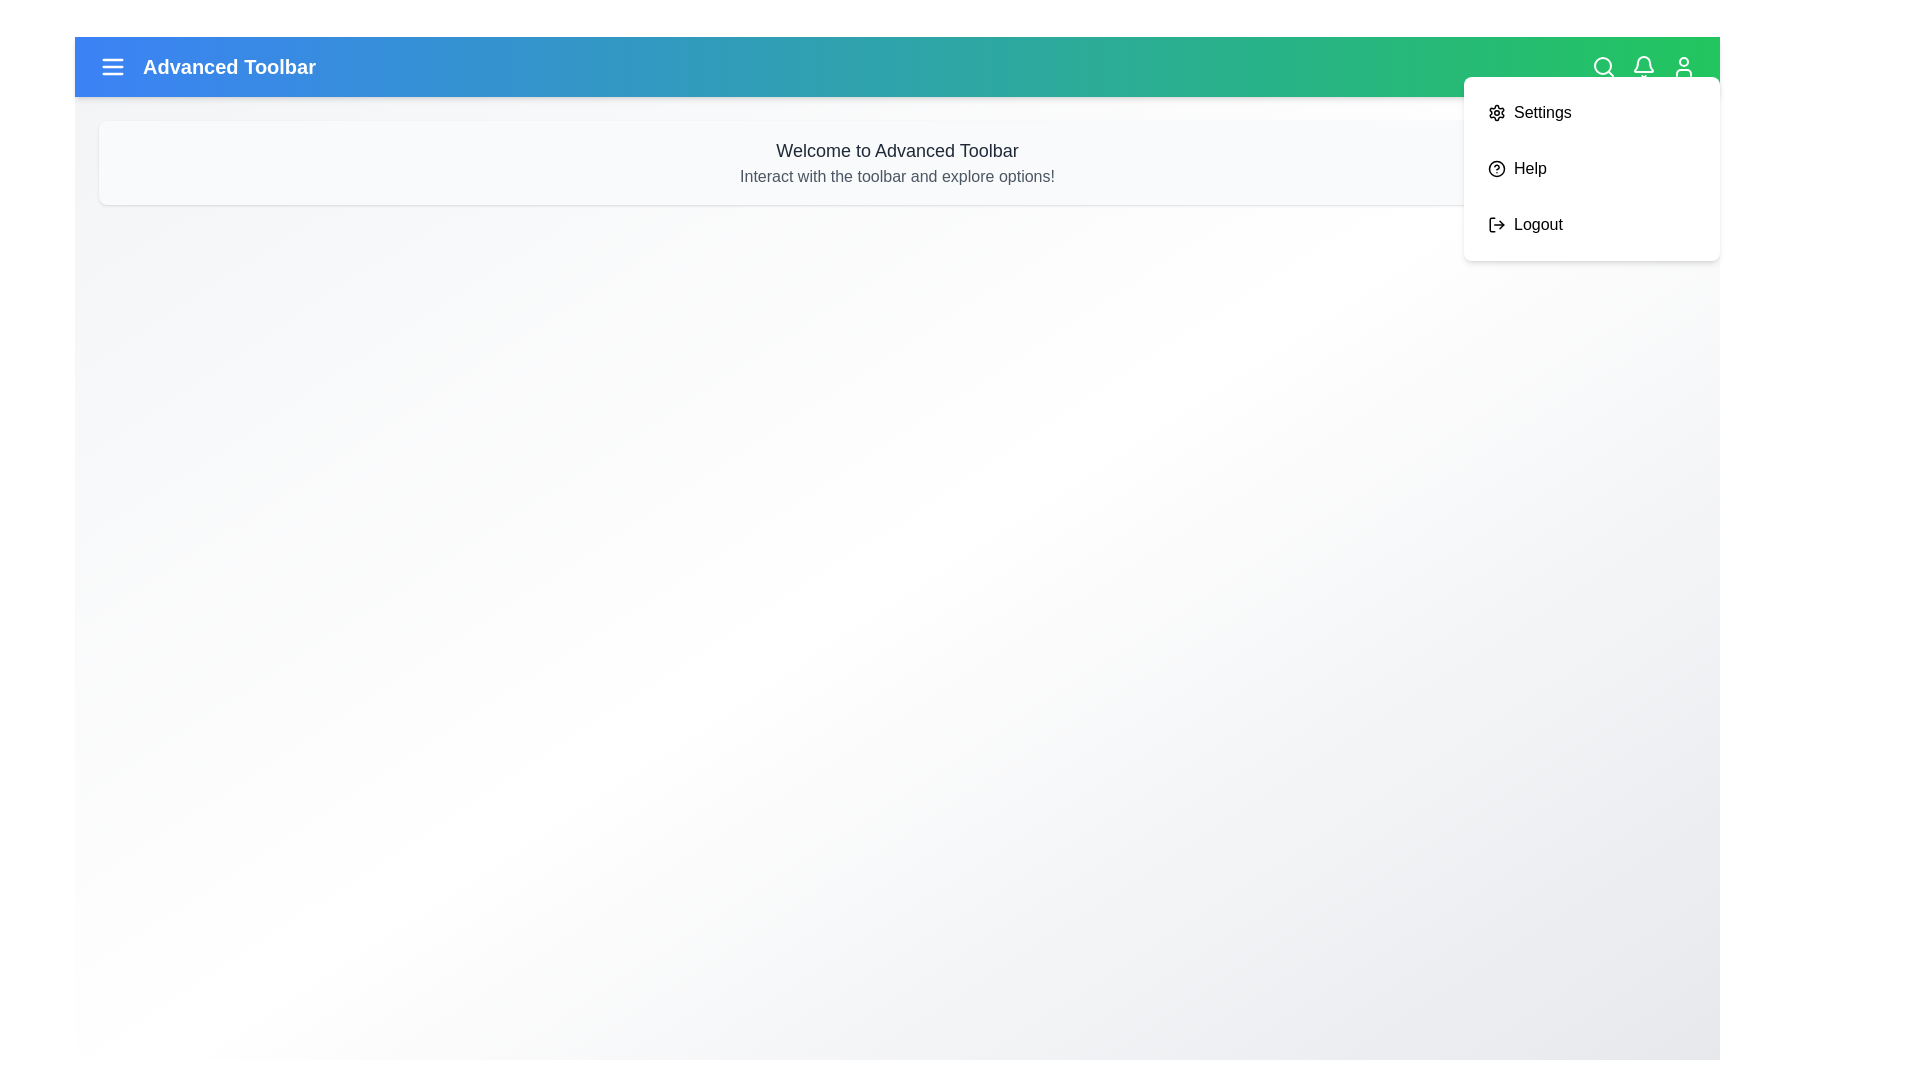  What do you see at coordinates (1603, 65) in the screenshot?
I see `the search icon to initiate a search` at bounding box center [1603, 65].